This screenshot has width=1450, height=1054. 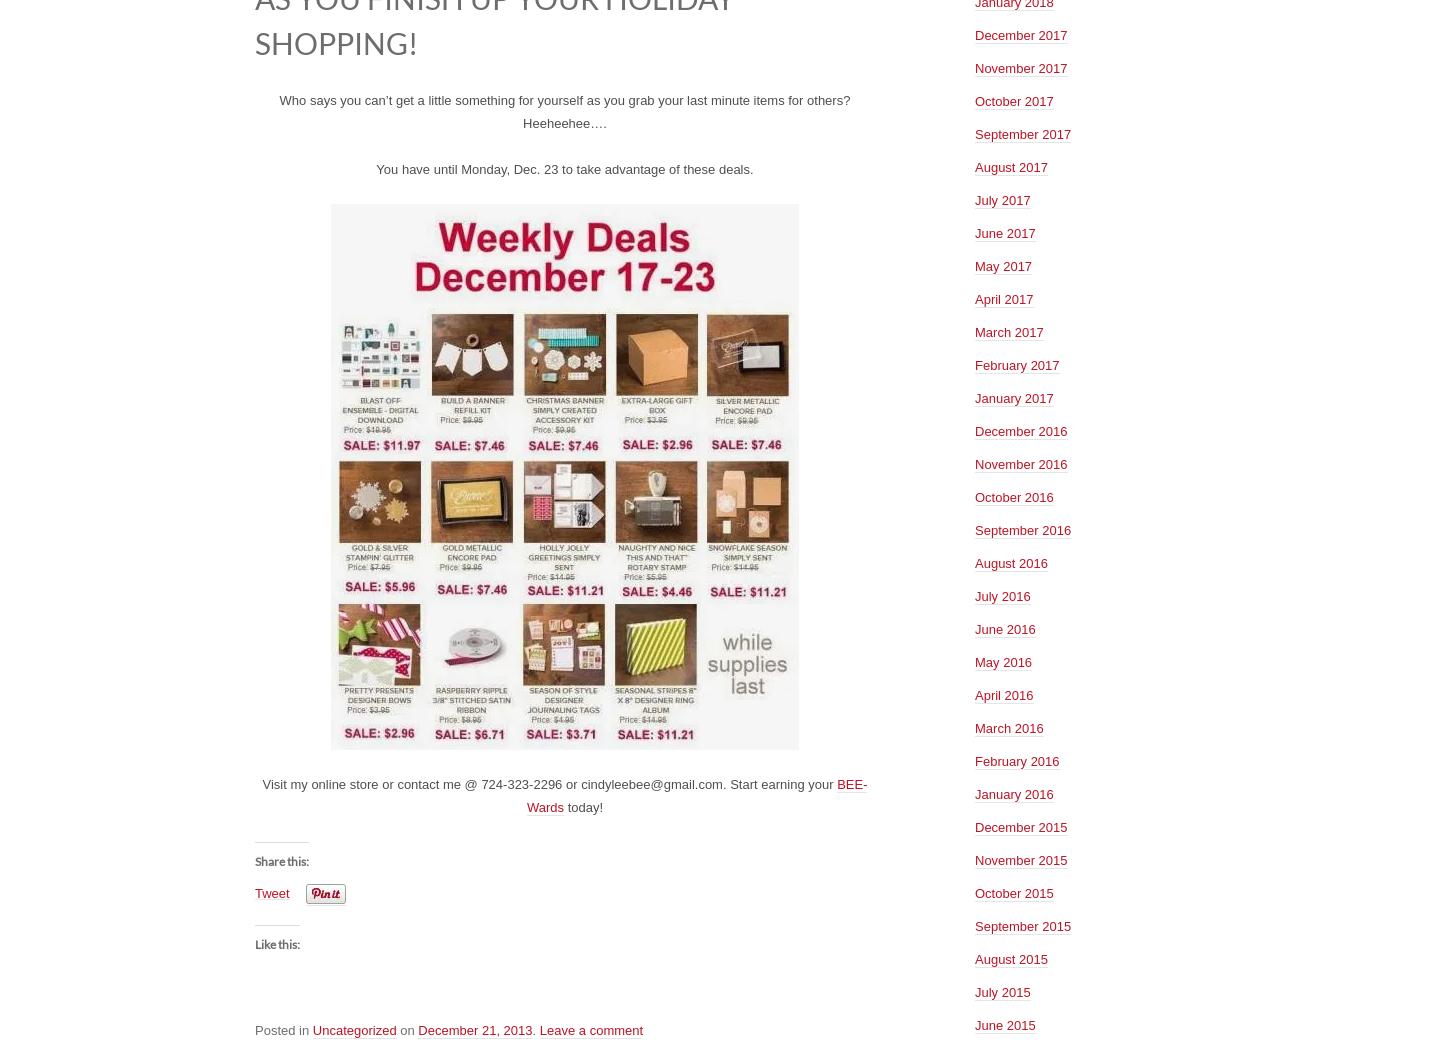 I want to click on 'December 2015', so click(x=1020, y=825).